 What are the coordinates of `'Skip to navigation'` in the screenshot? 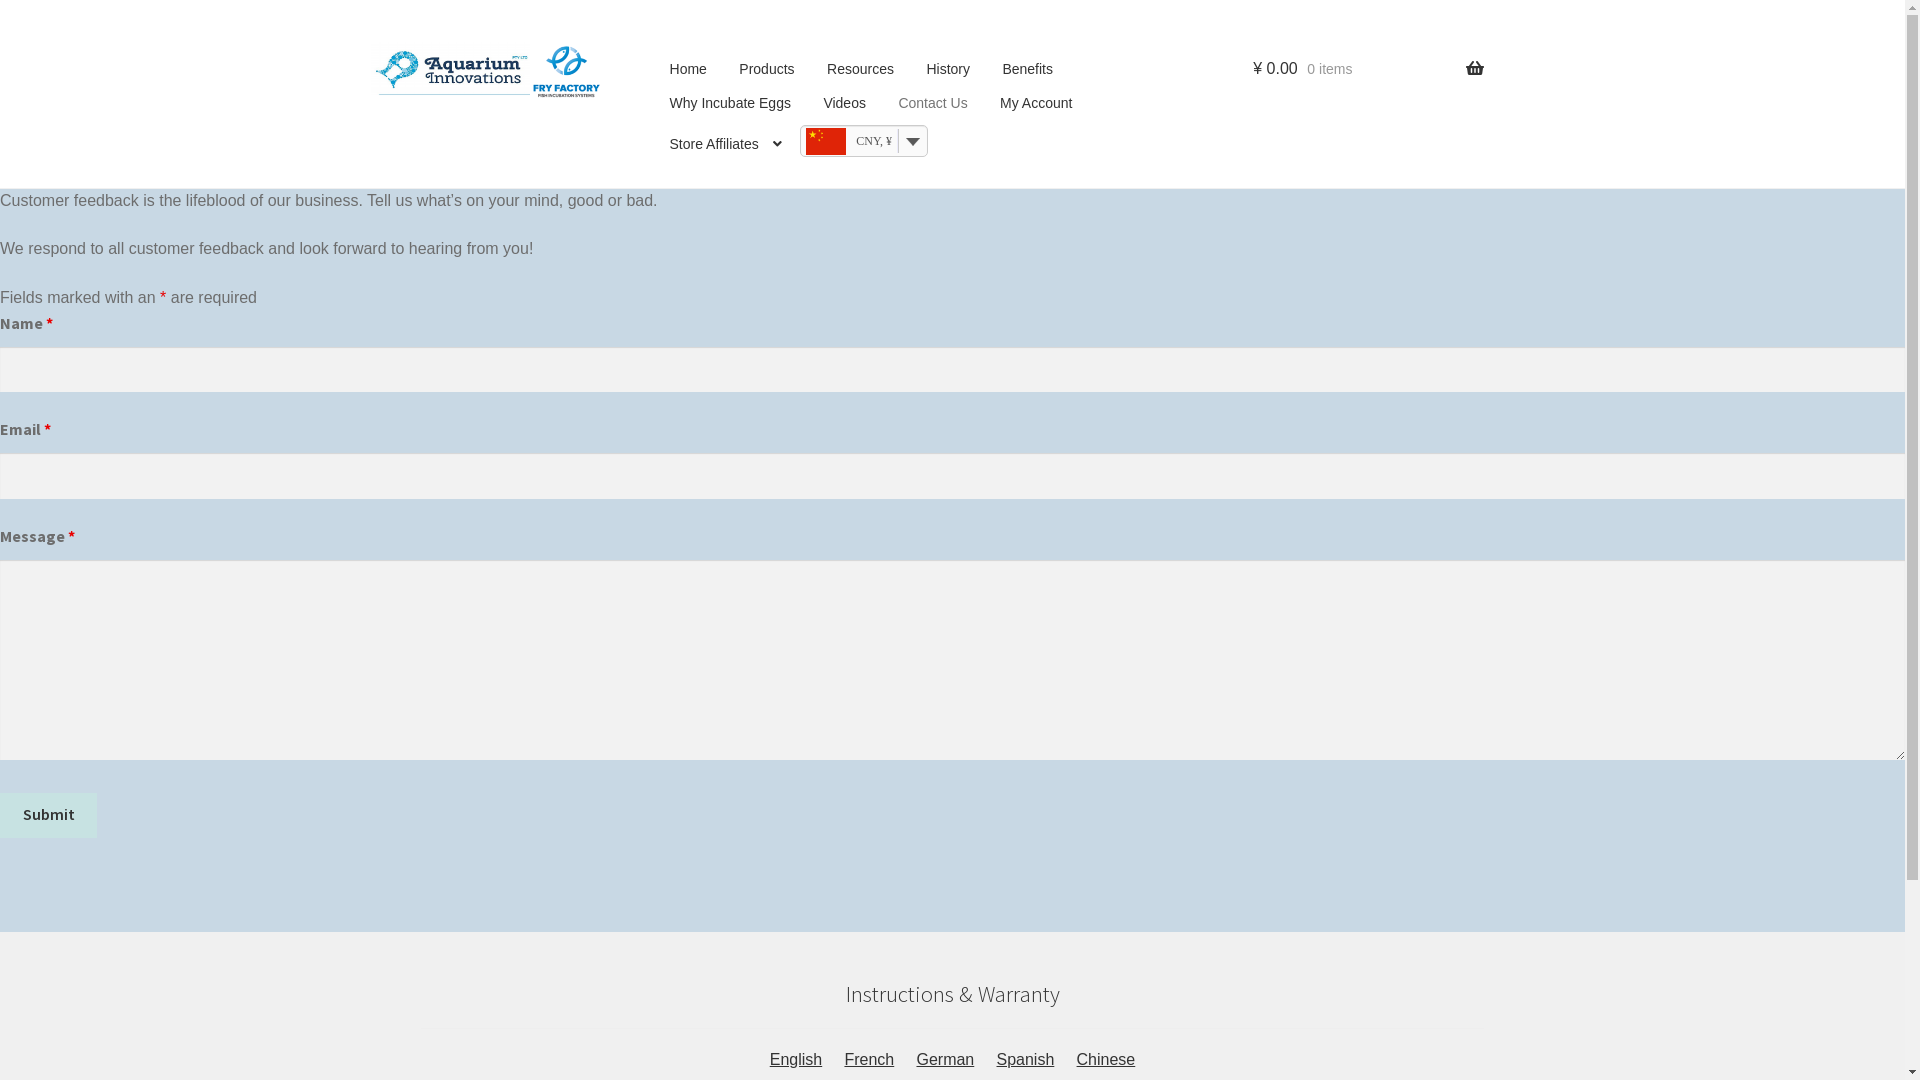 It's located at (419, 41).